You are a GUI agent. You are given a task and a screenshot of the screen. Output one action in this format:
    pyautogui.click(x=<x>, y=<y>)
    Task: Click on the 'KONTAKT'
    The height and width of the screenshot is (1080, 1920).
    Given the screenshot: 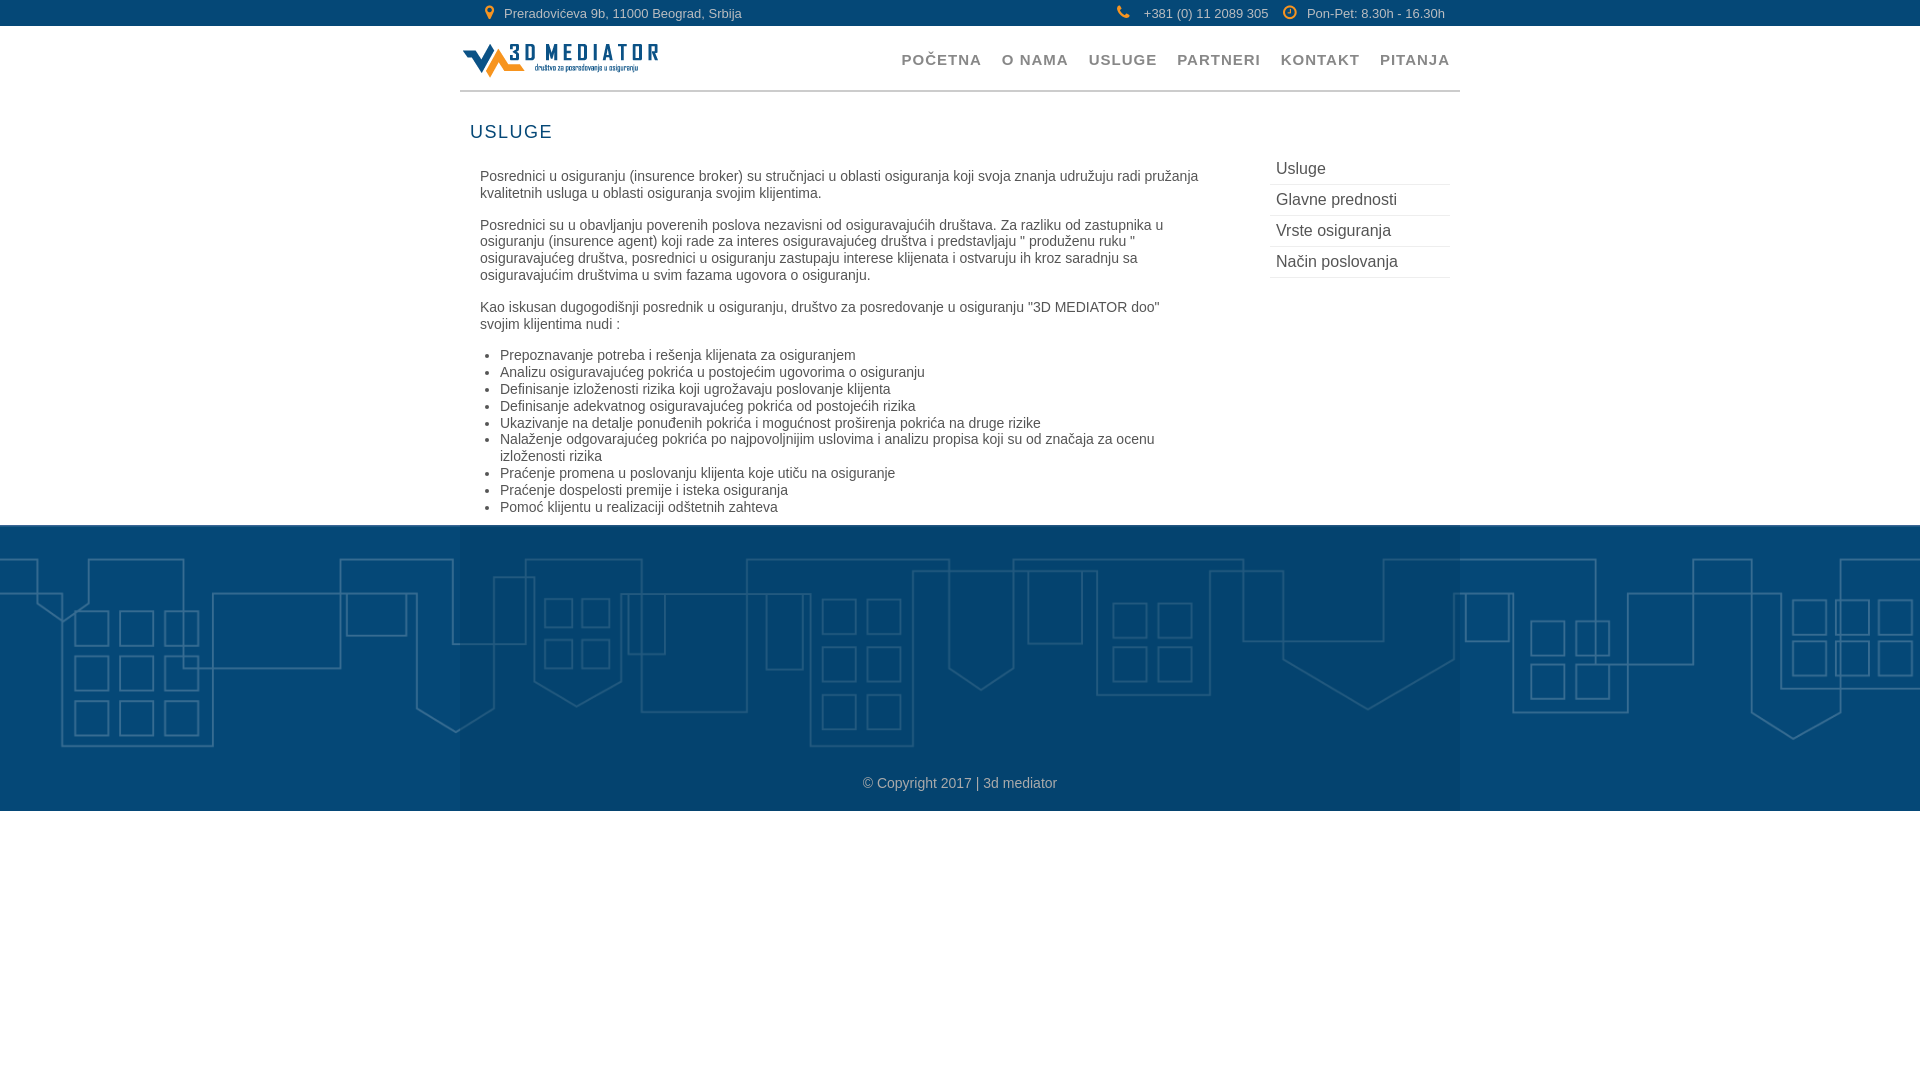 What is the action you would take?
    pyautogui.click(x=1320, y=57)
    